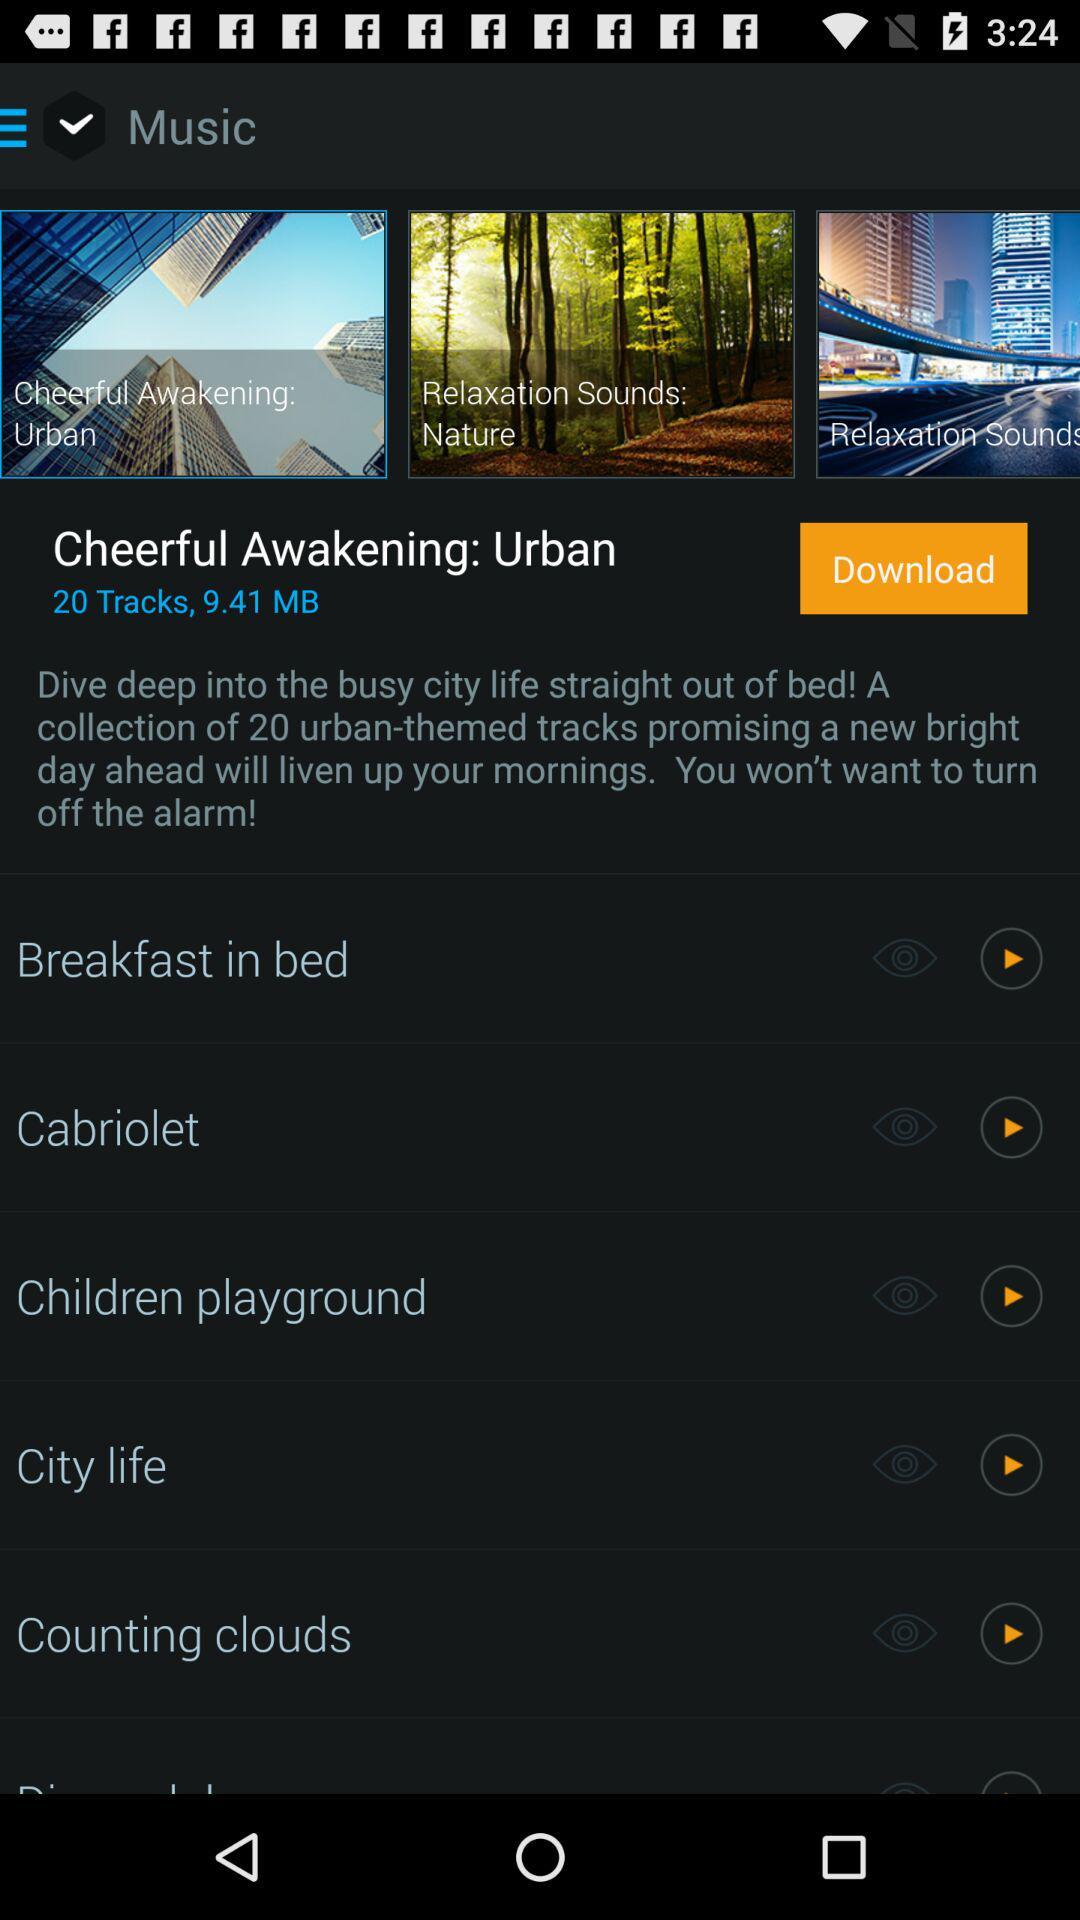 Image resolution: width=1080 pixels, height=1920 pixels. Describe the element at coordinates (432, 1633) in the screenshot. I see `counting clouds app` at that location.